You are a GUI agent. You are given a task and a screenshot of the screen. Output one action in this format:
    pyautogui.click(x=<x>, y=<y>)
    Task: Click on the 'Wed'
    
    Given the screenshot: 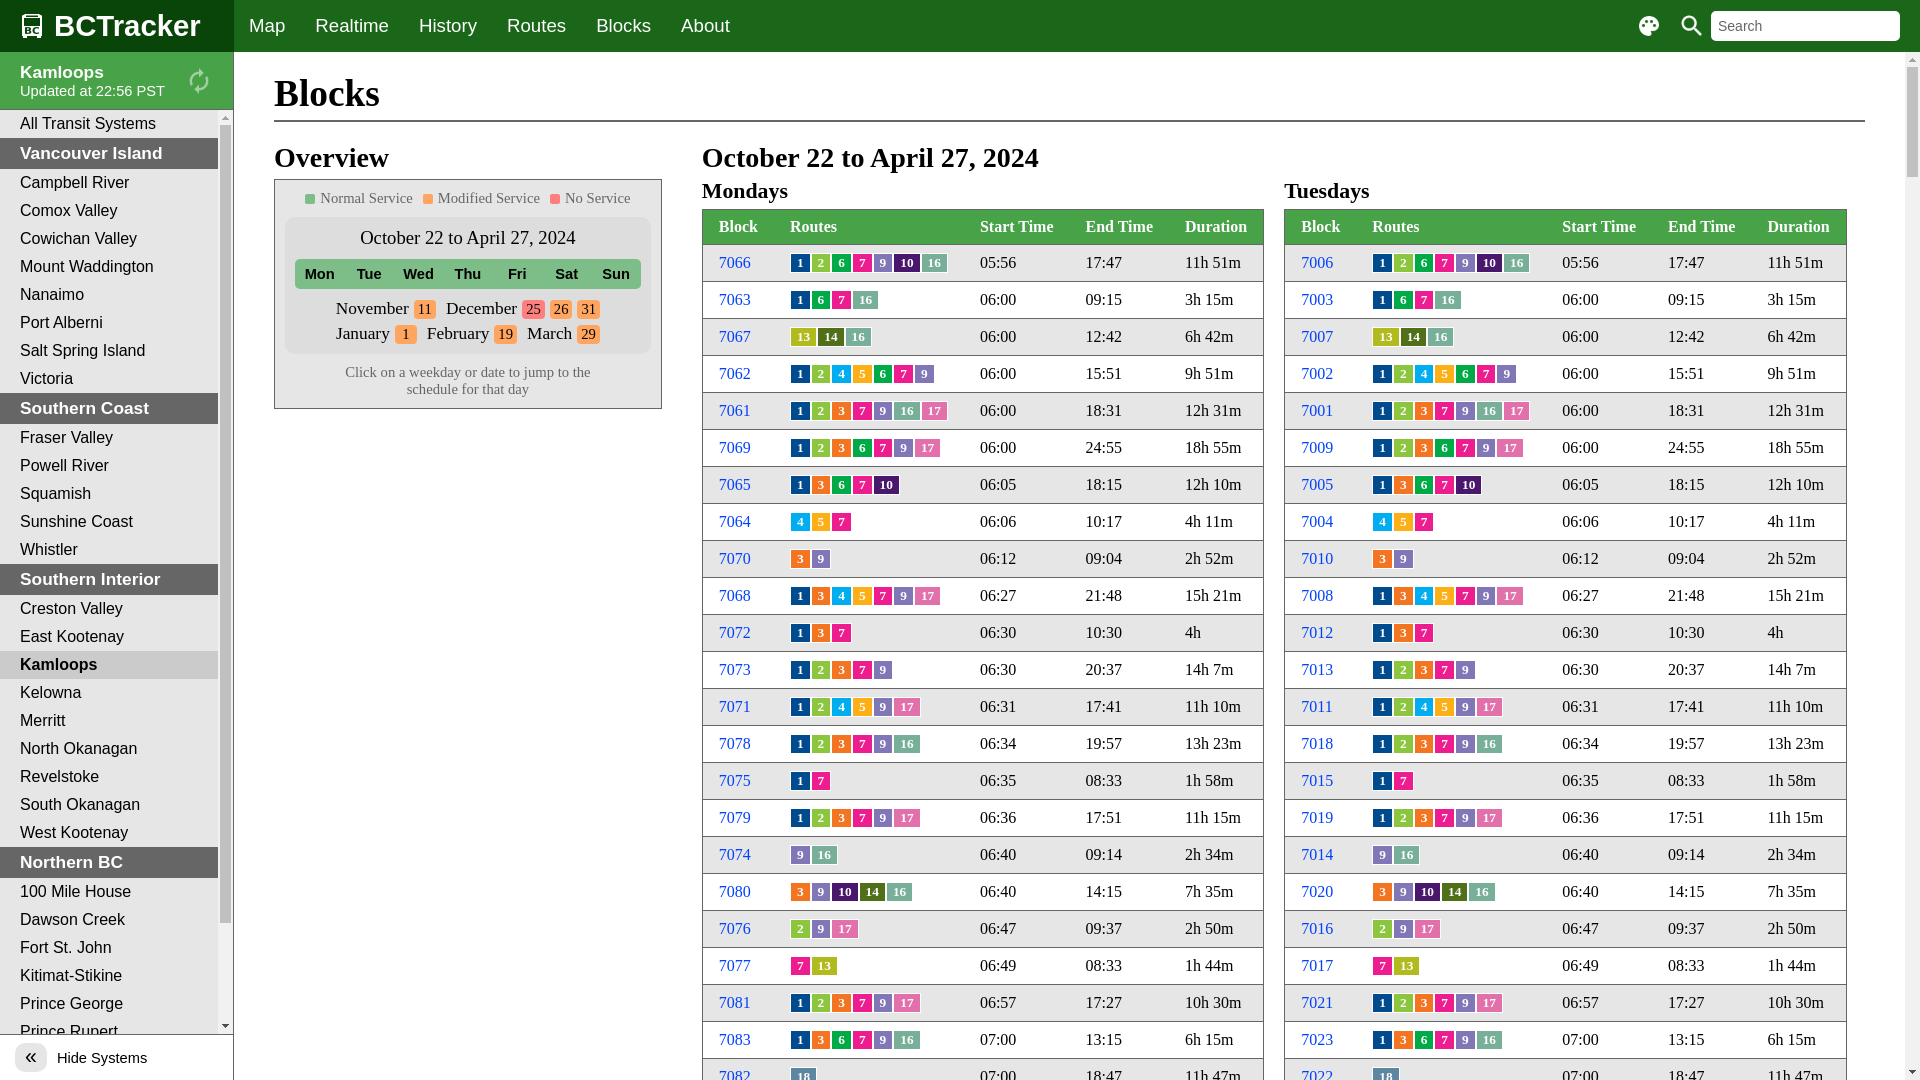 What is the action you would take?
    pyautogui.click(x=417, y=273)
    